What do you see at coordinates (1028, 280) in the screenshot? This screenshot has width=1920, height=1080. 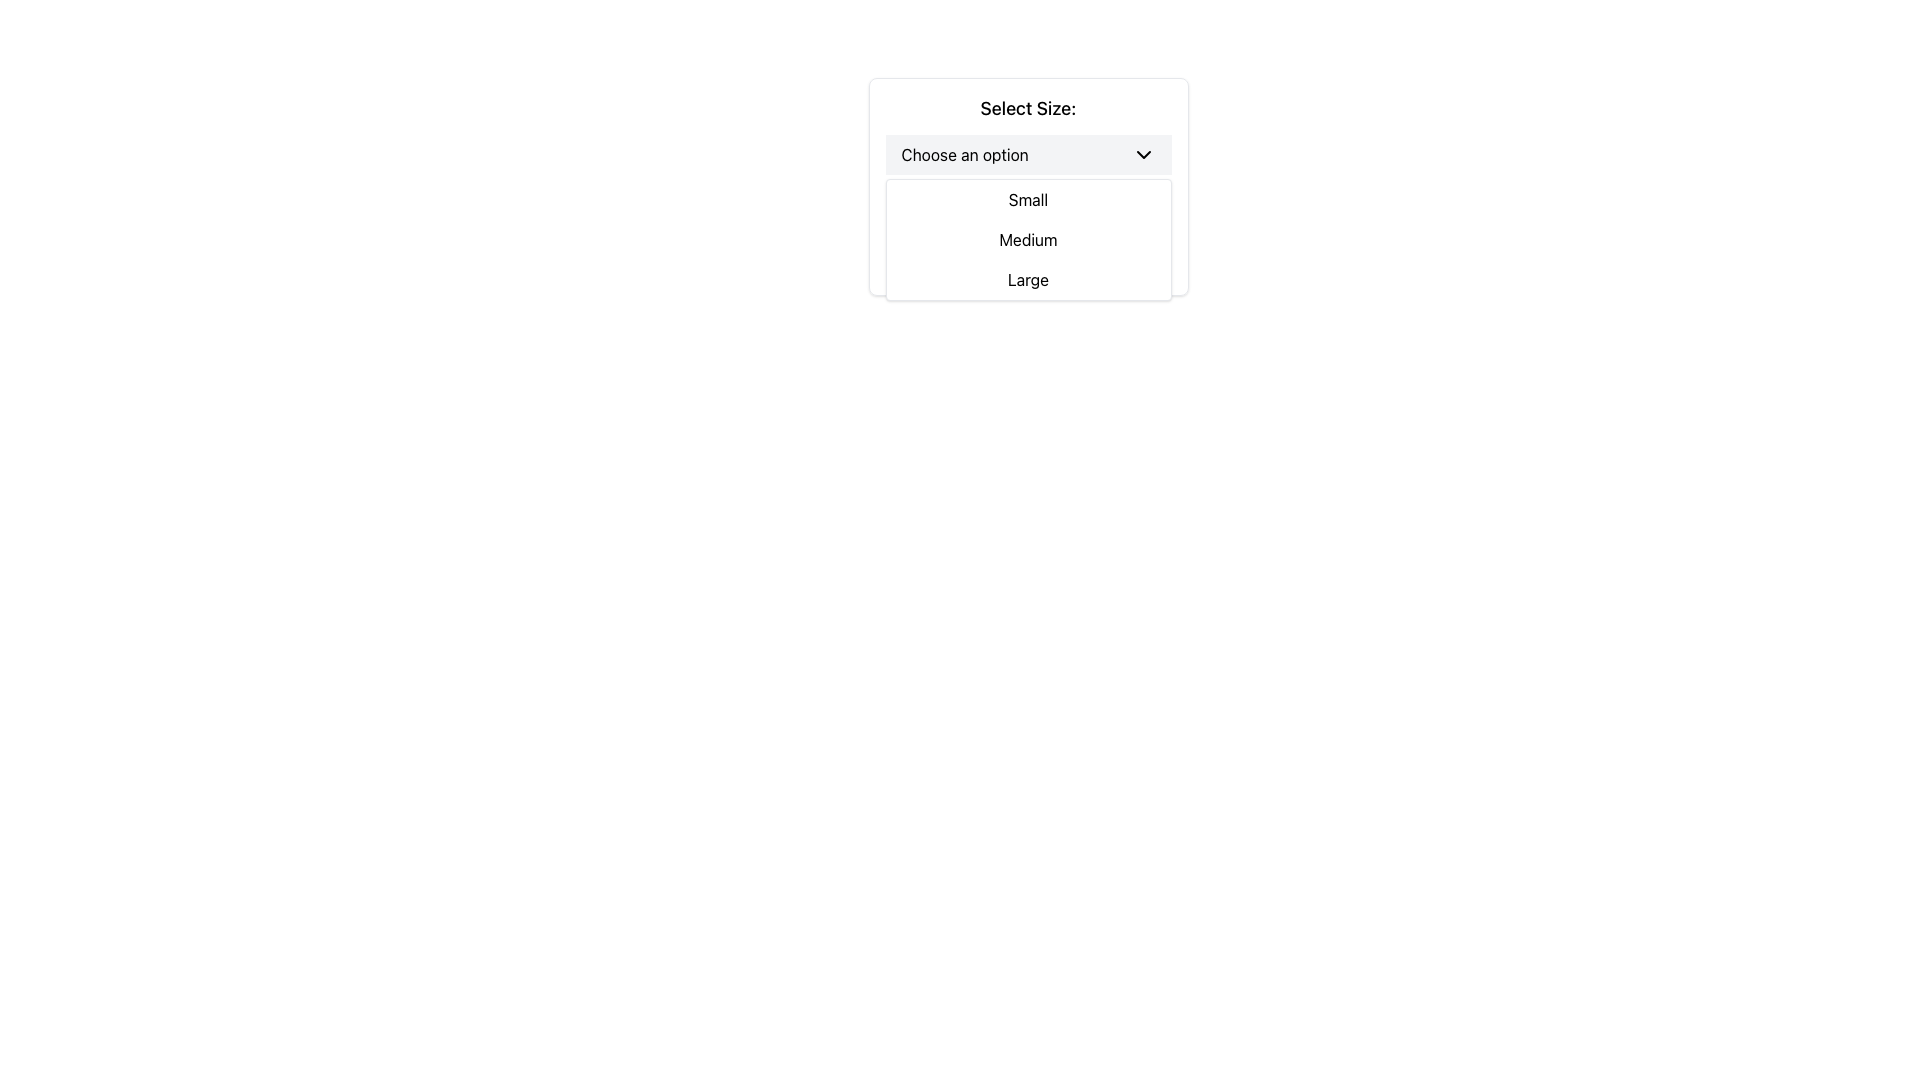 I see `to select the 'Large' text option in the dropdown menu, which is the last item in the list styled with padding and changes background color on hover` at bounding box center [1028, 280].